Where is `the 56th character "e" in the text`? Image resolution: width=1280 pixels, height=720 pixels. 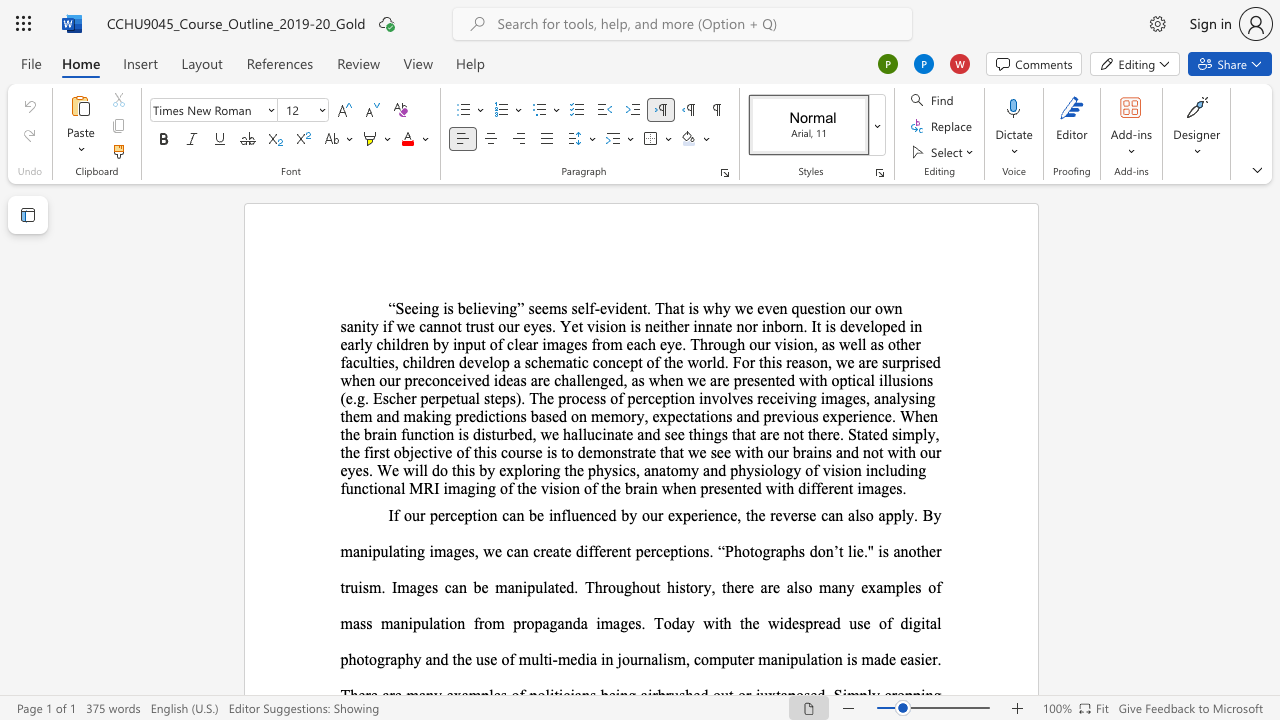 the 56th character "e" in the text is located at coordinates (762, 380).